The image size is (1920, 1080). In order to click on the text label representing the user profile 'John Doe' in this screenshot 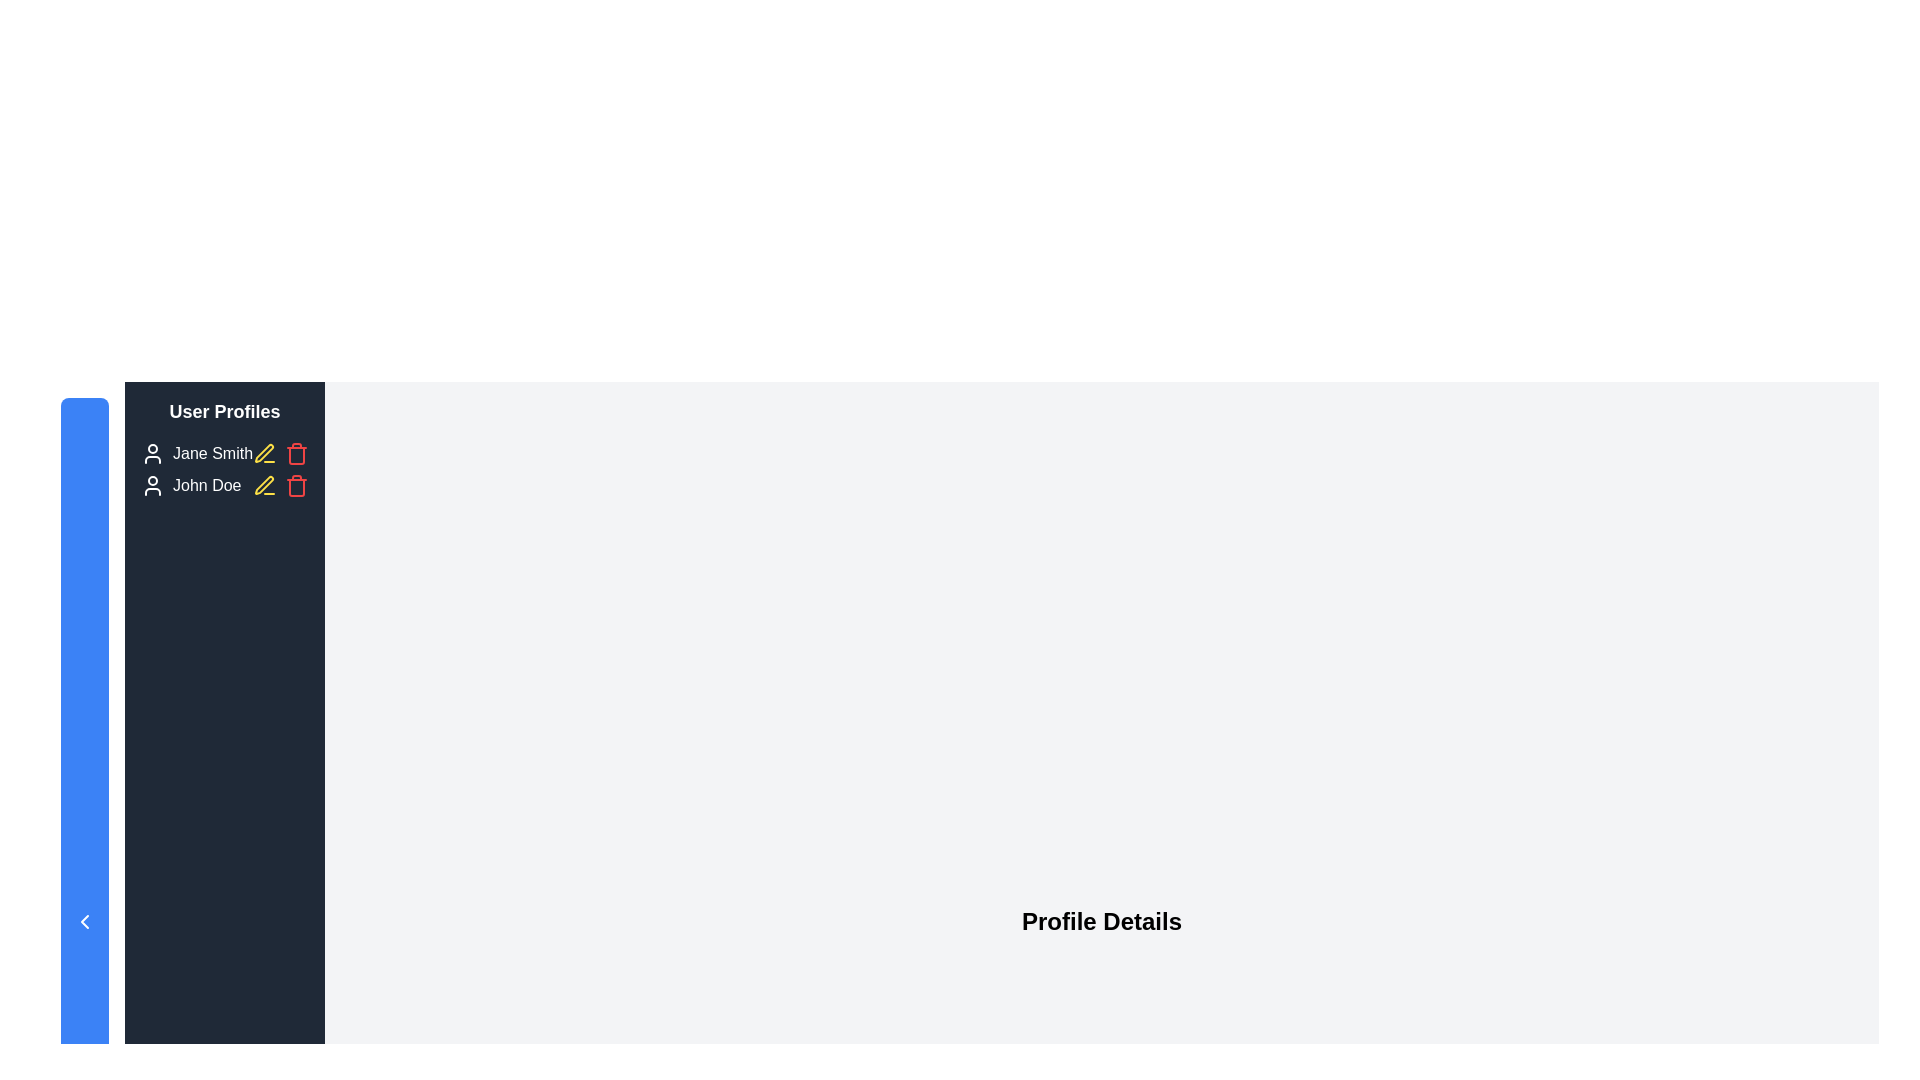, I will do `click(207, 486)`.